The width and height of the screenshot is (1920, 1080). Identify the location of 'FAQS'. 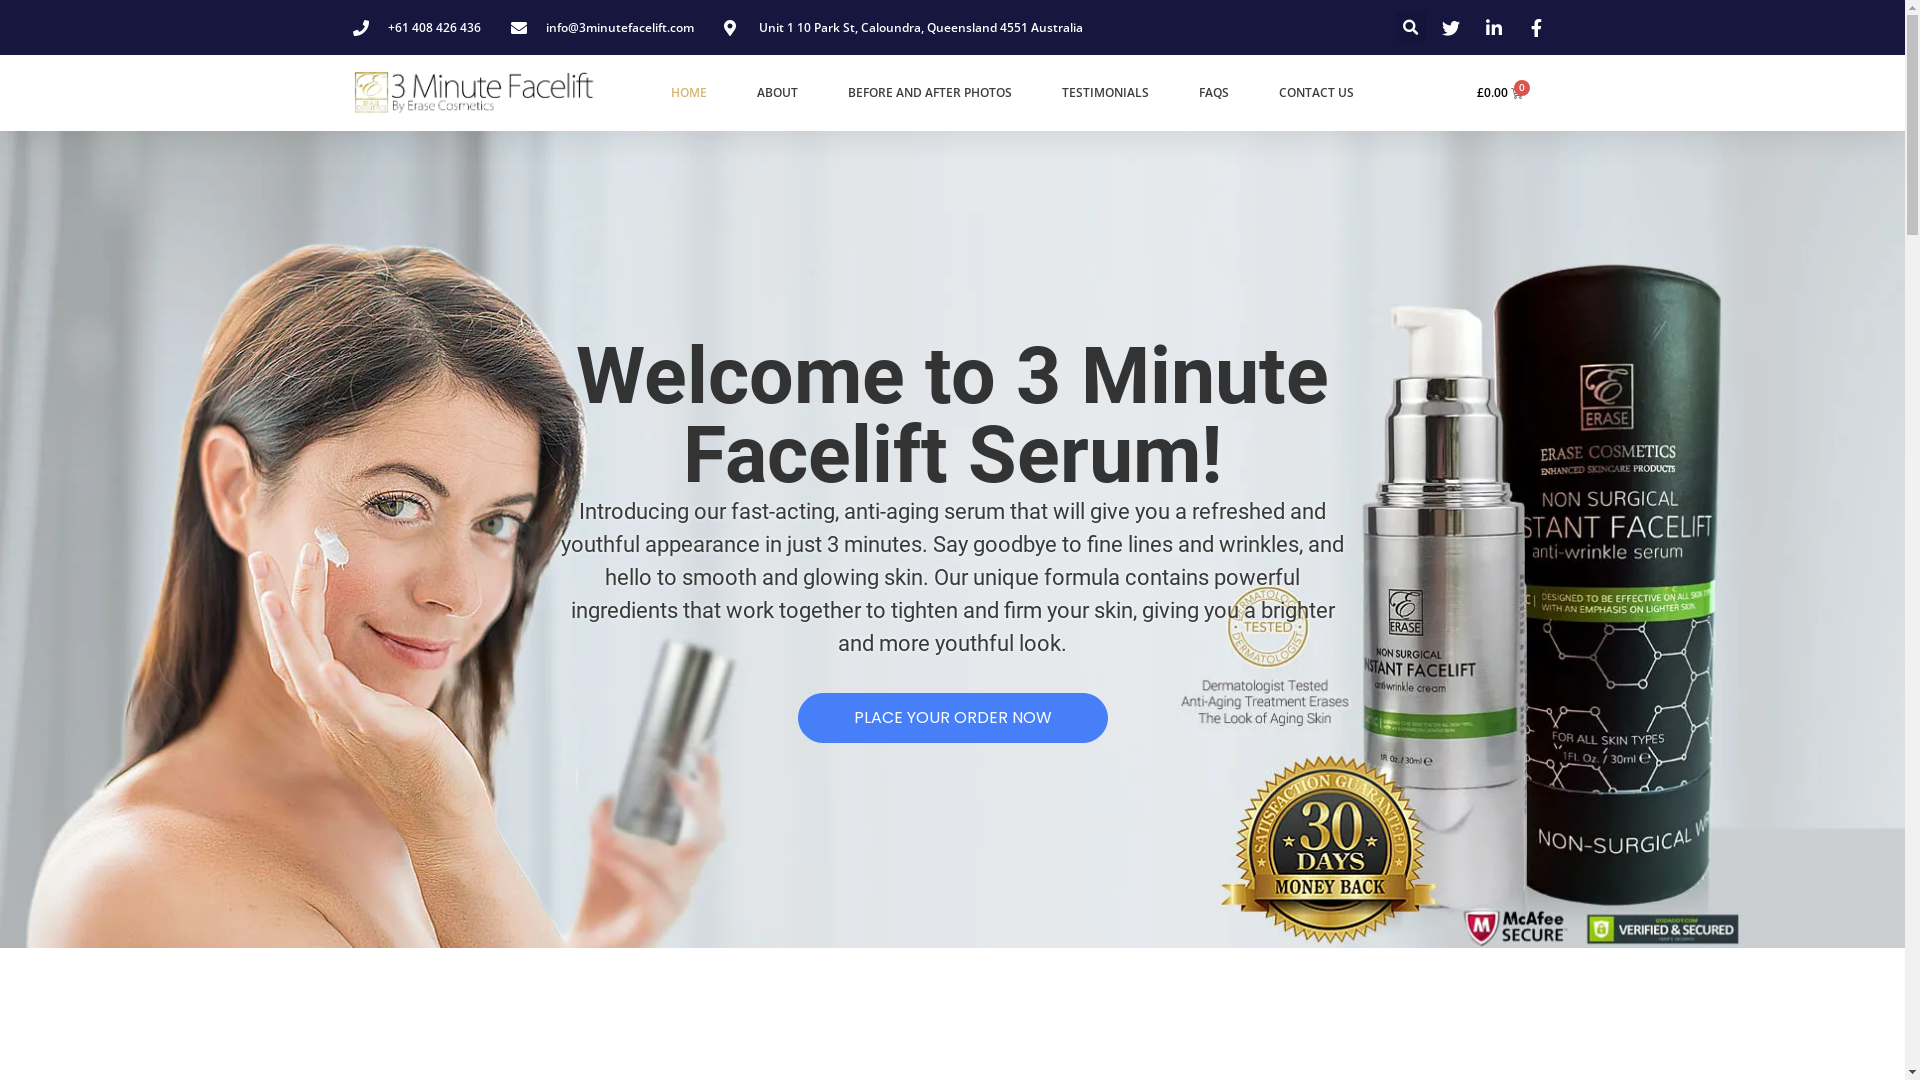
(1213, 92).